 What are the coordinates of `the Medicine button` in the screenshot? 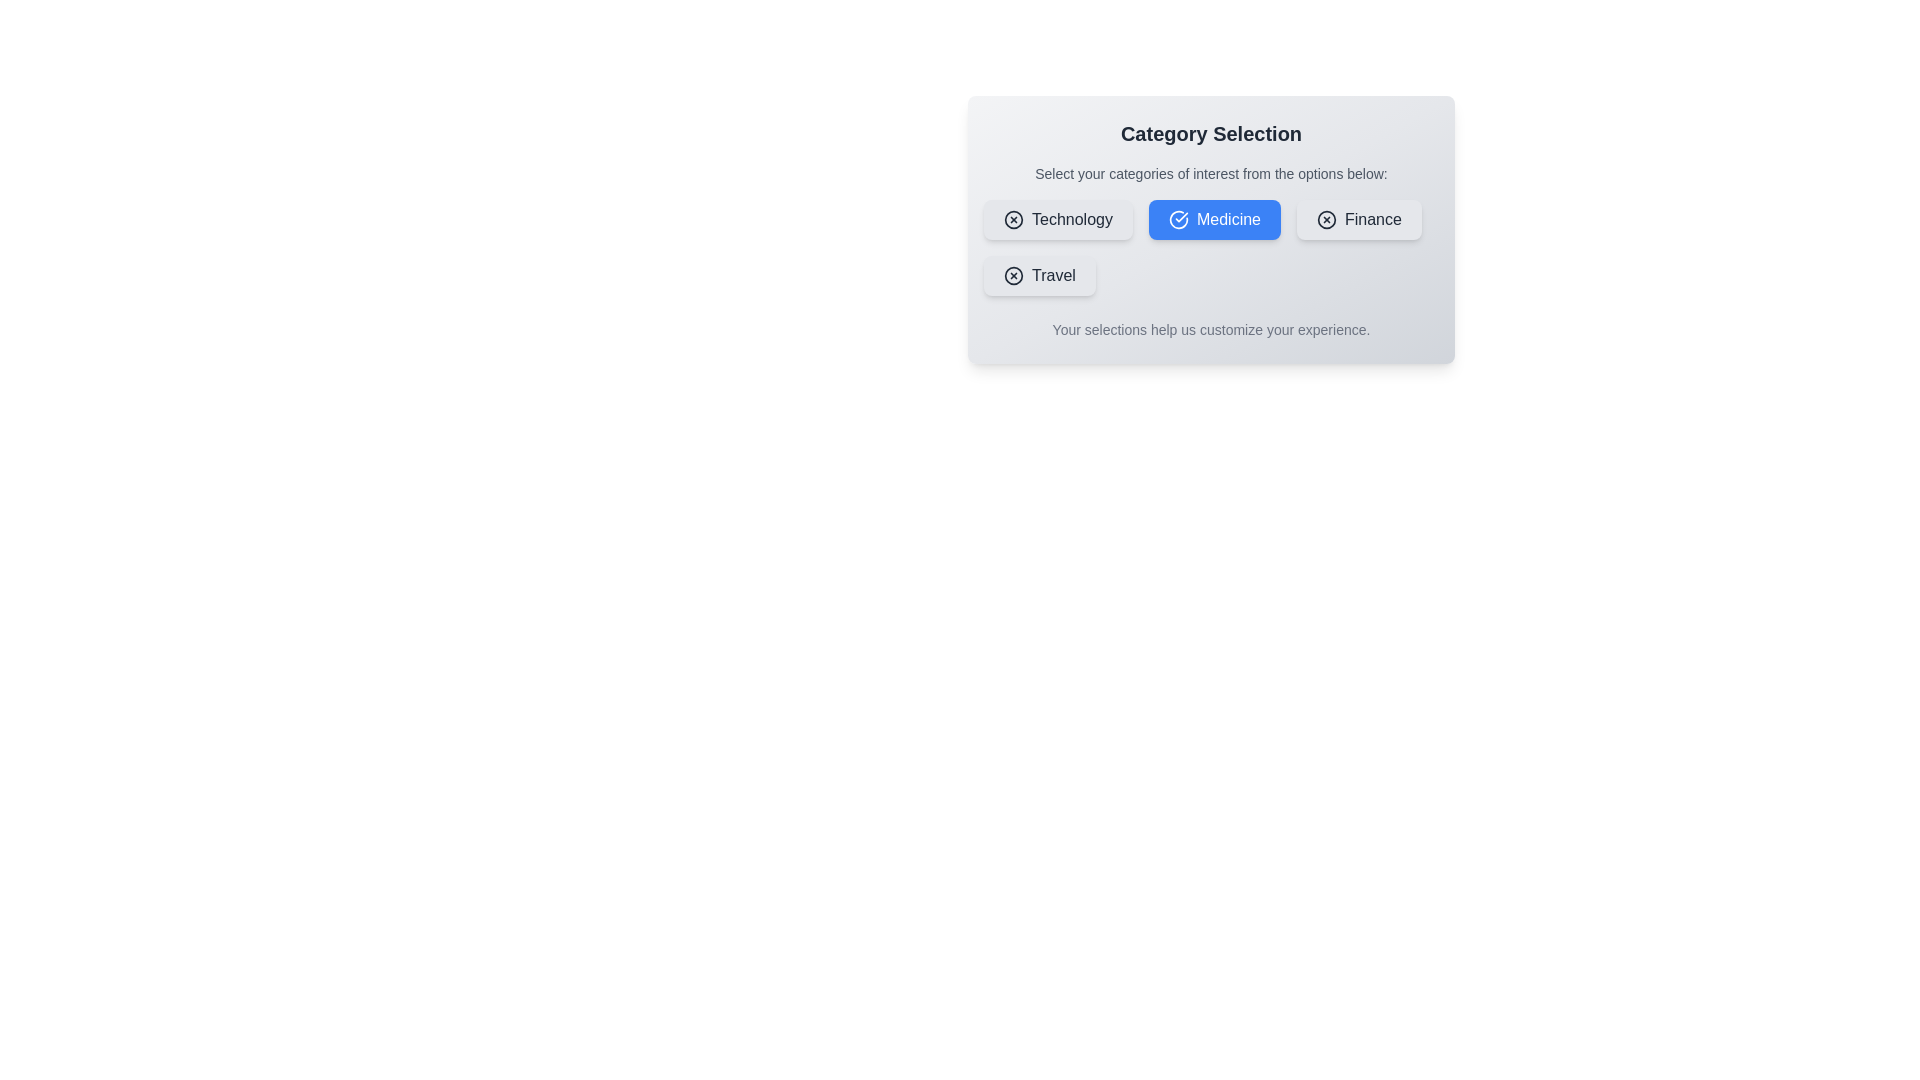 It's located at (1213, 219).